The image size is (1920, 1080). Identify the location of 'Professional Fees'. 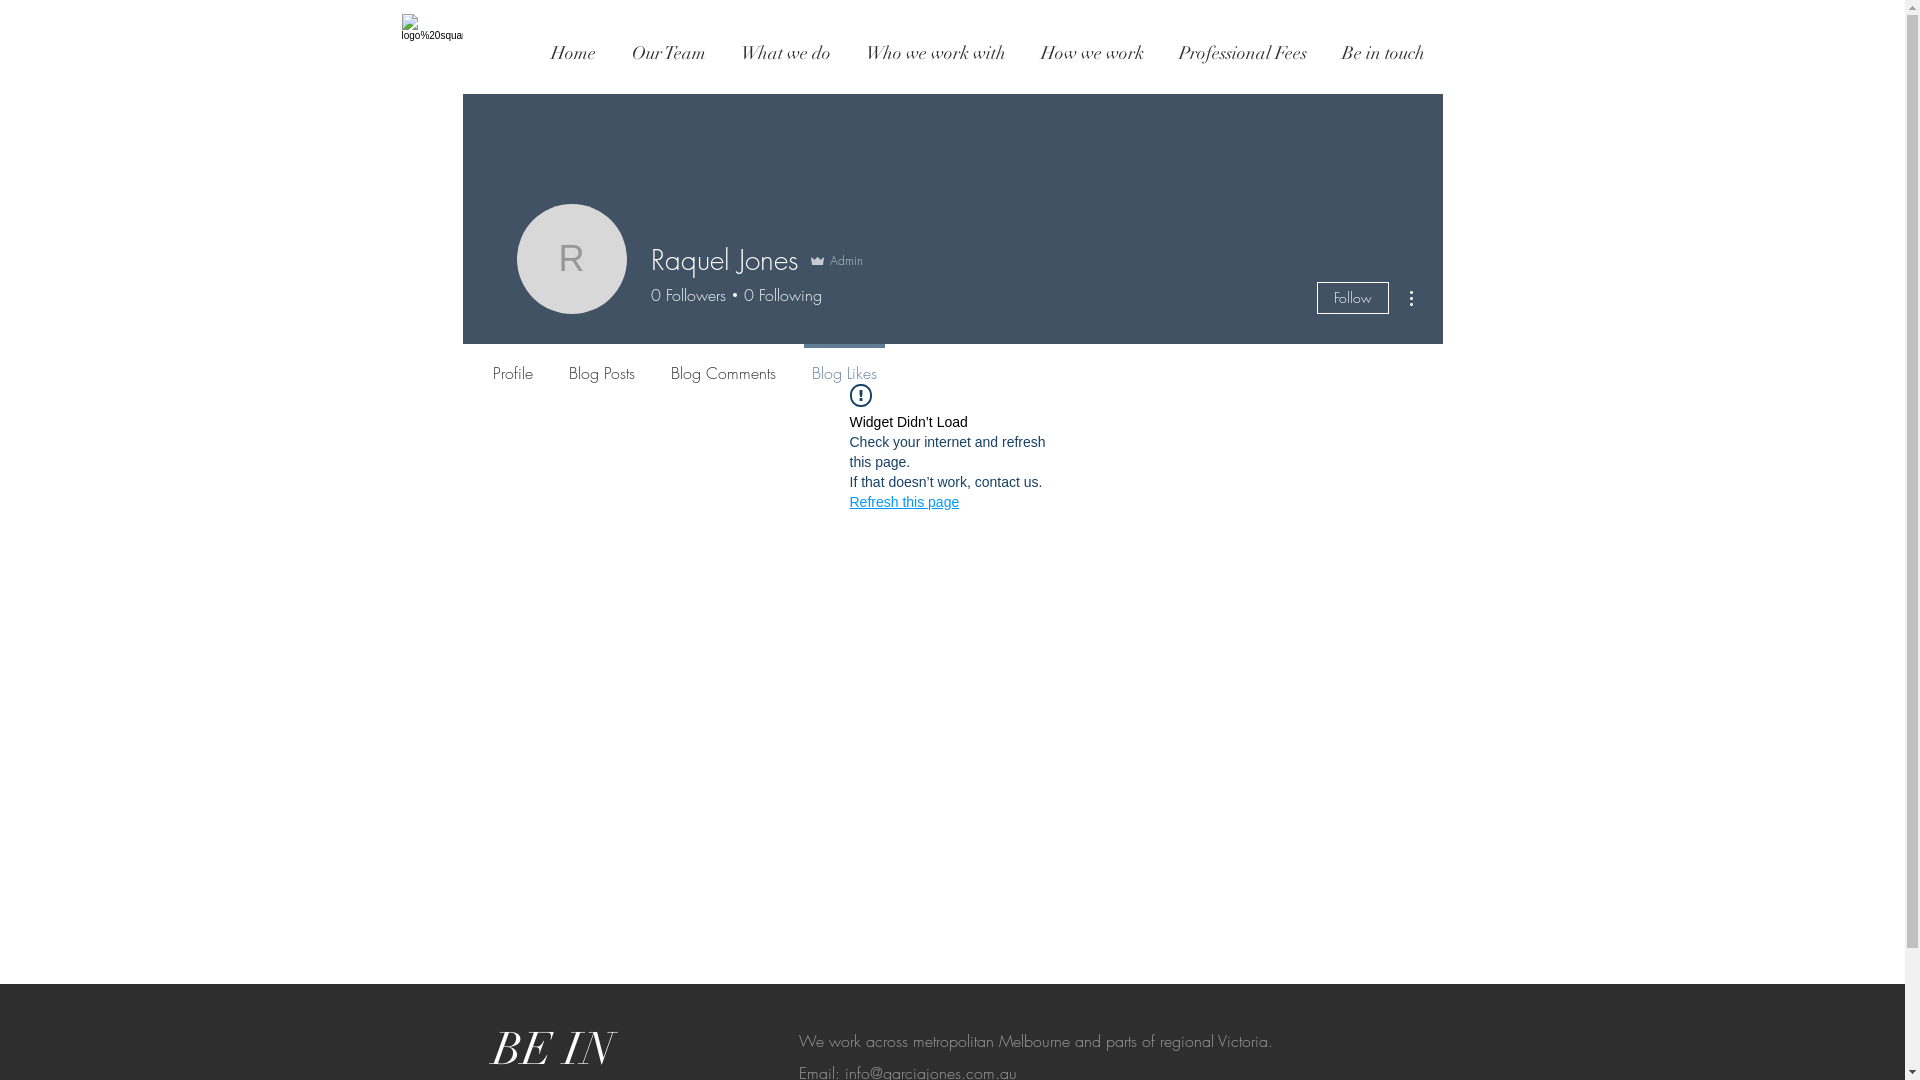
(1242, 52).